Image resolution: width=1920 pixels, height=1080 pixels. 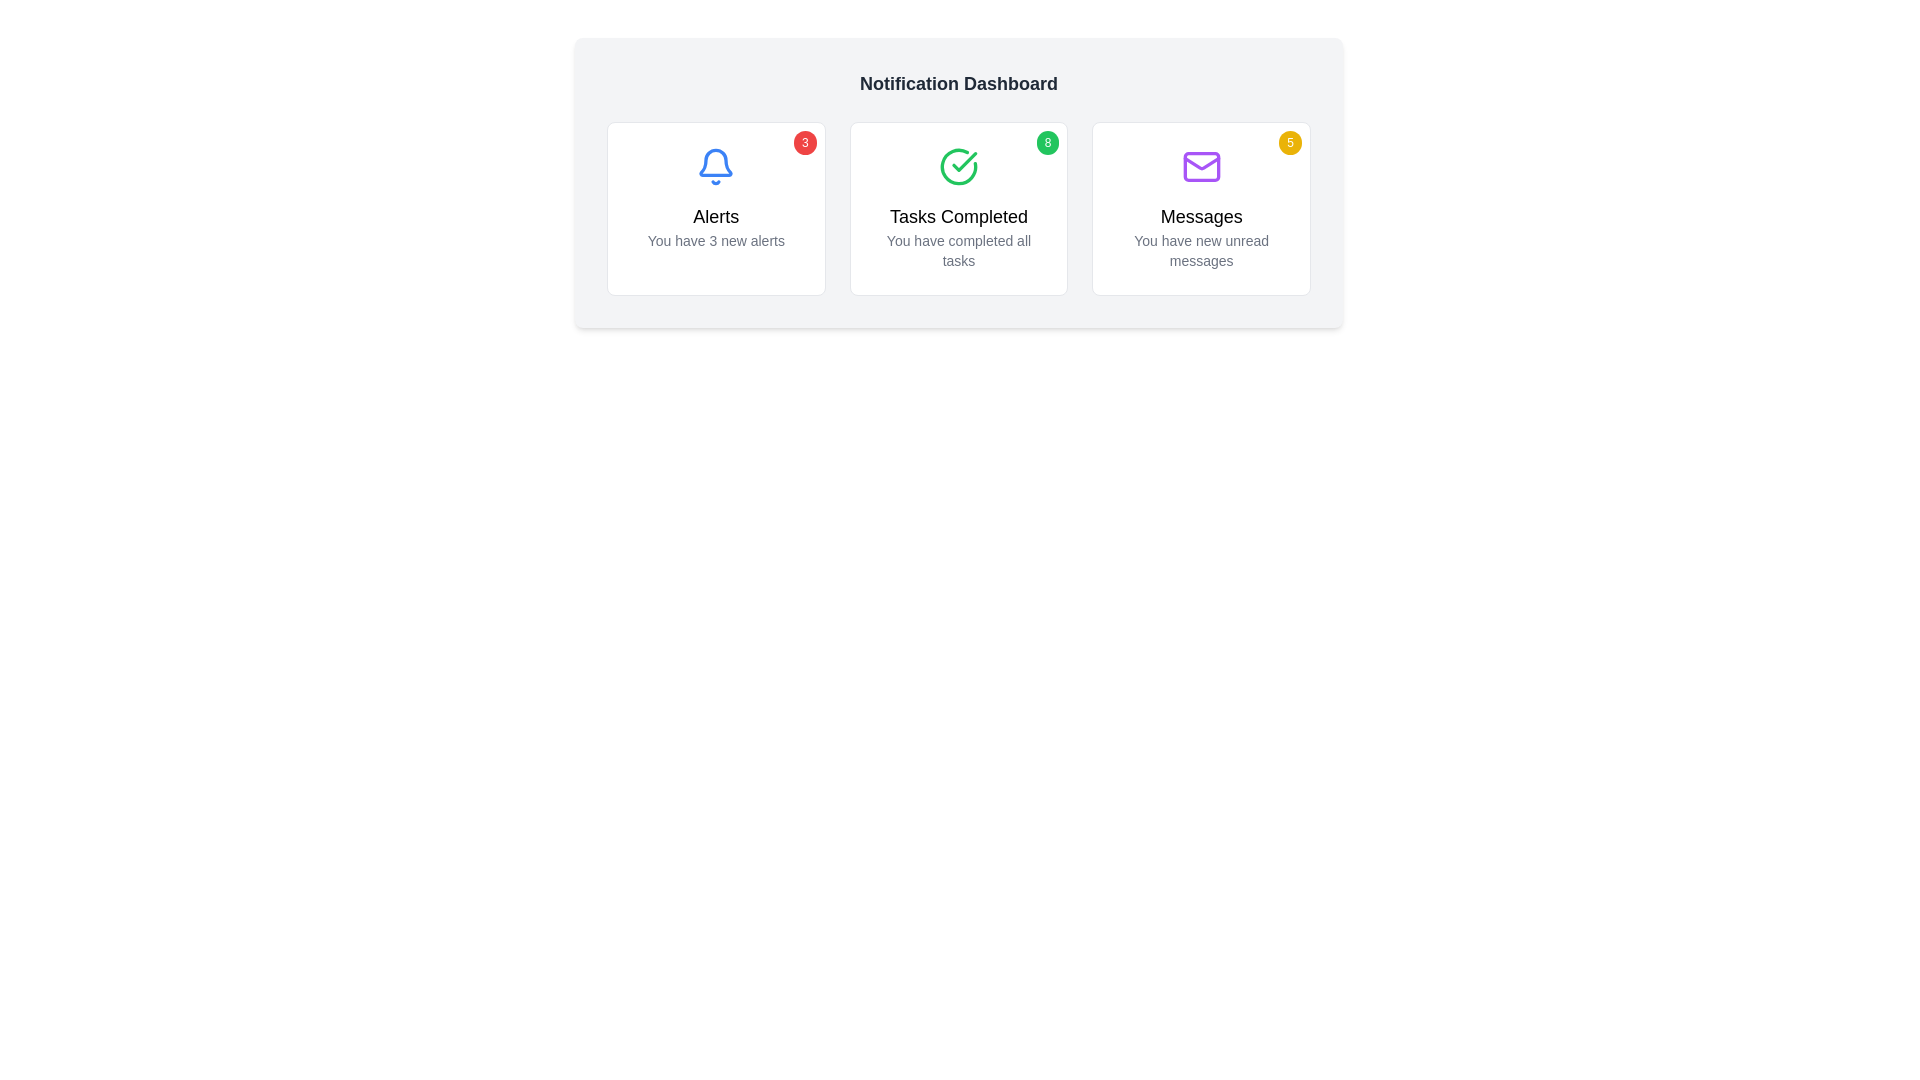 I want to click on the checkmark icon within the green circular border, located on the second card under the 'Tasks Completed' section, so click(x=964, y=161).